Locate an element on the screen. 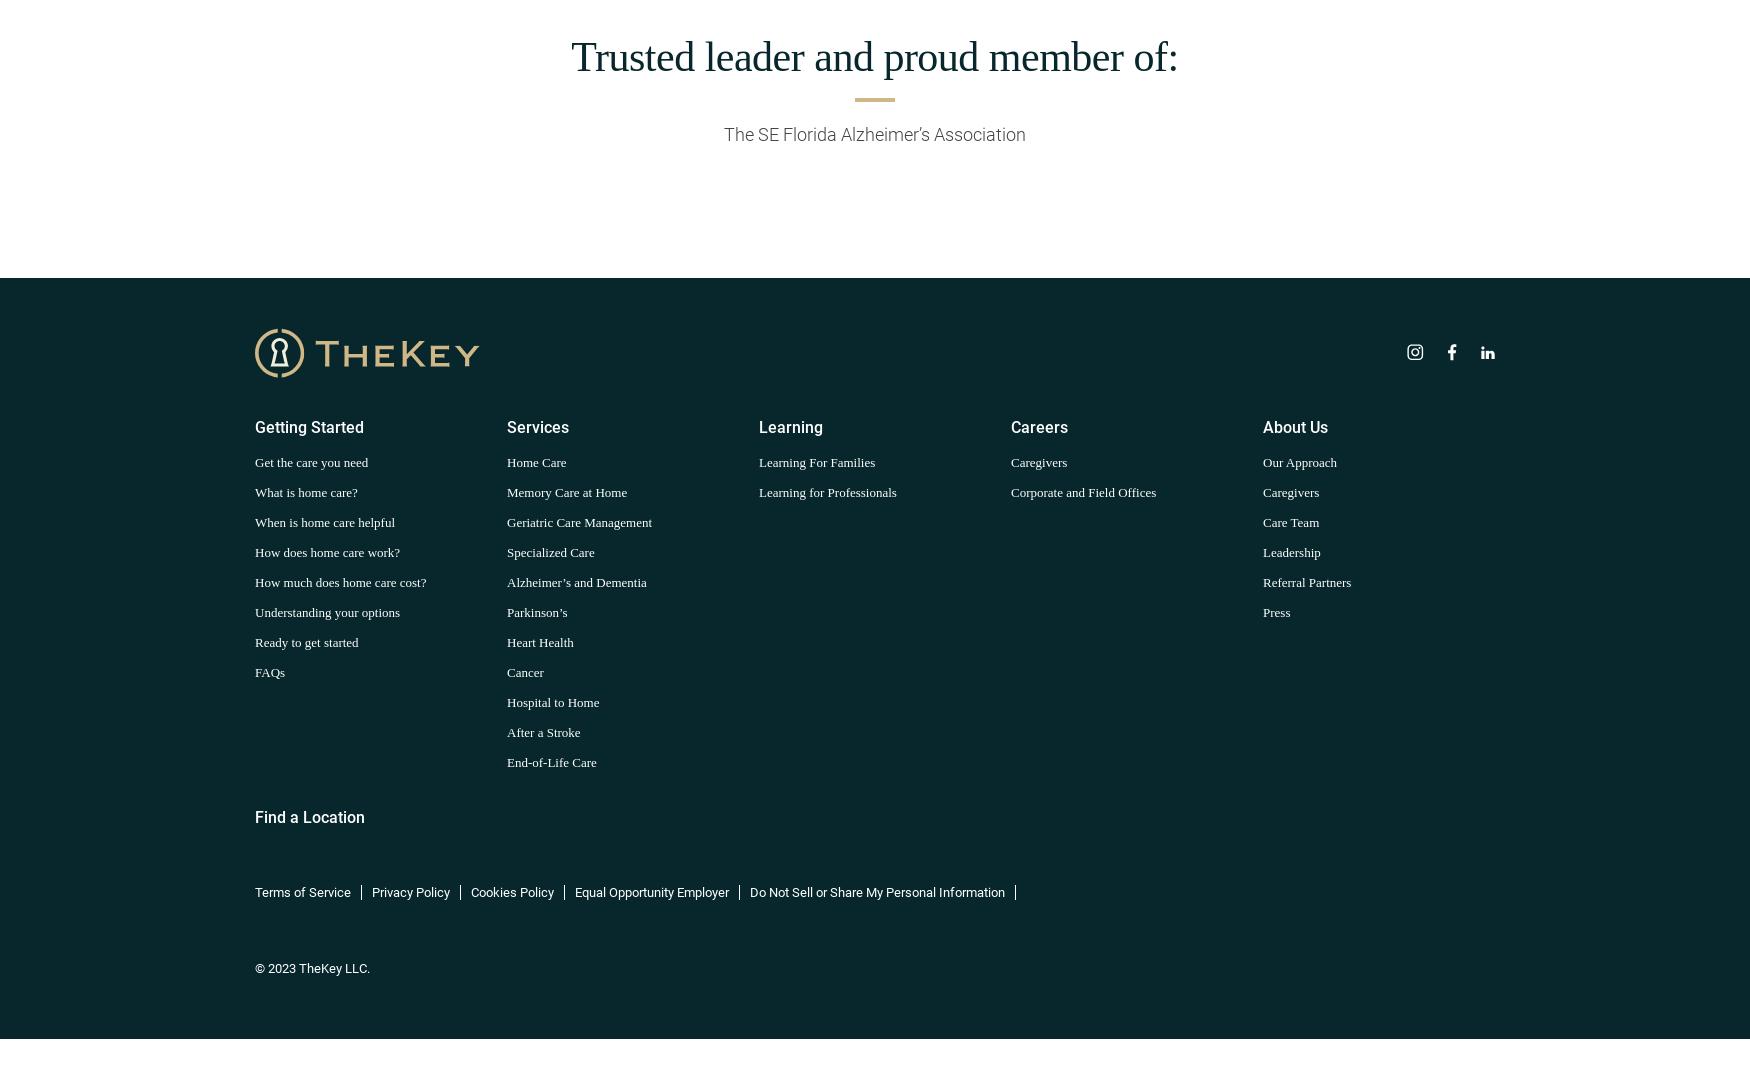 The image size is (1750, 1069). 'Corporate and Field Offices' is located at coordinates (1083, 490).